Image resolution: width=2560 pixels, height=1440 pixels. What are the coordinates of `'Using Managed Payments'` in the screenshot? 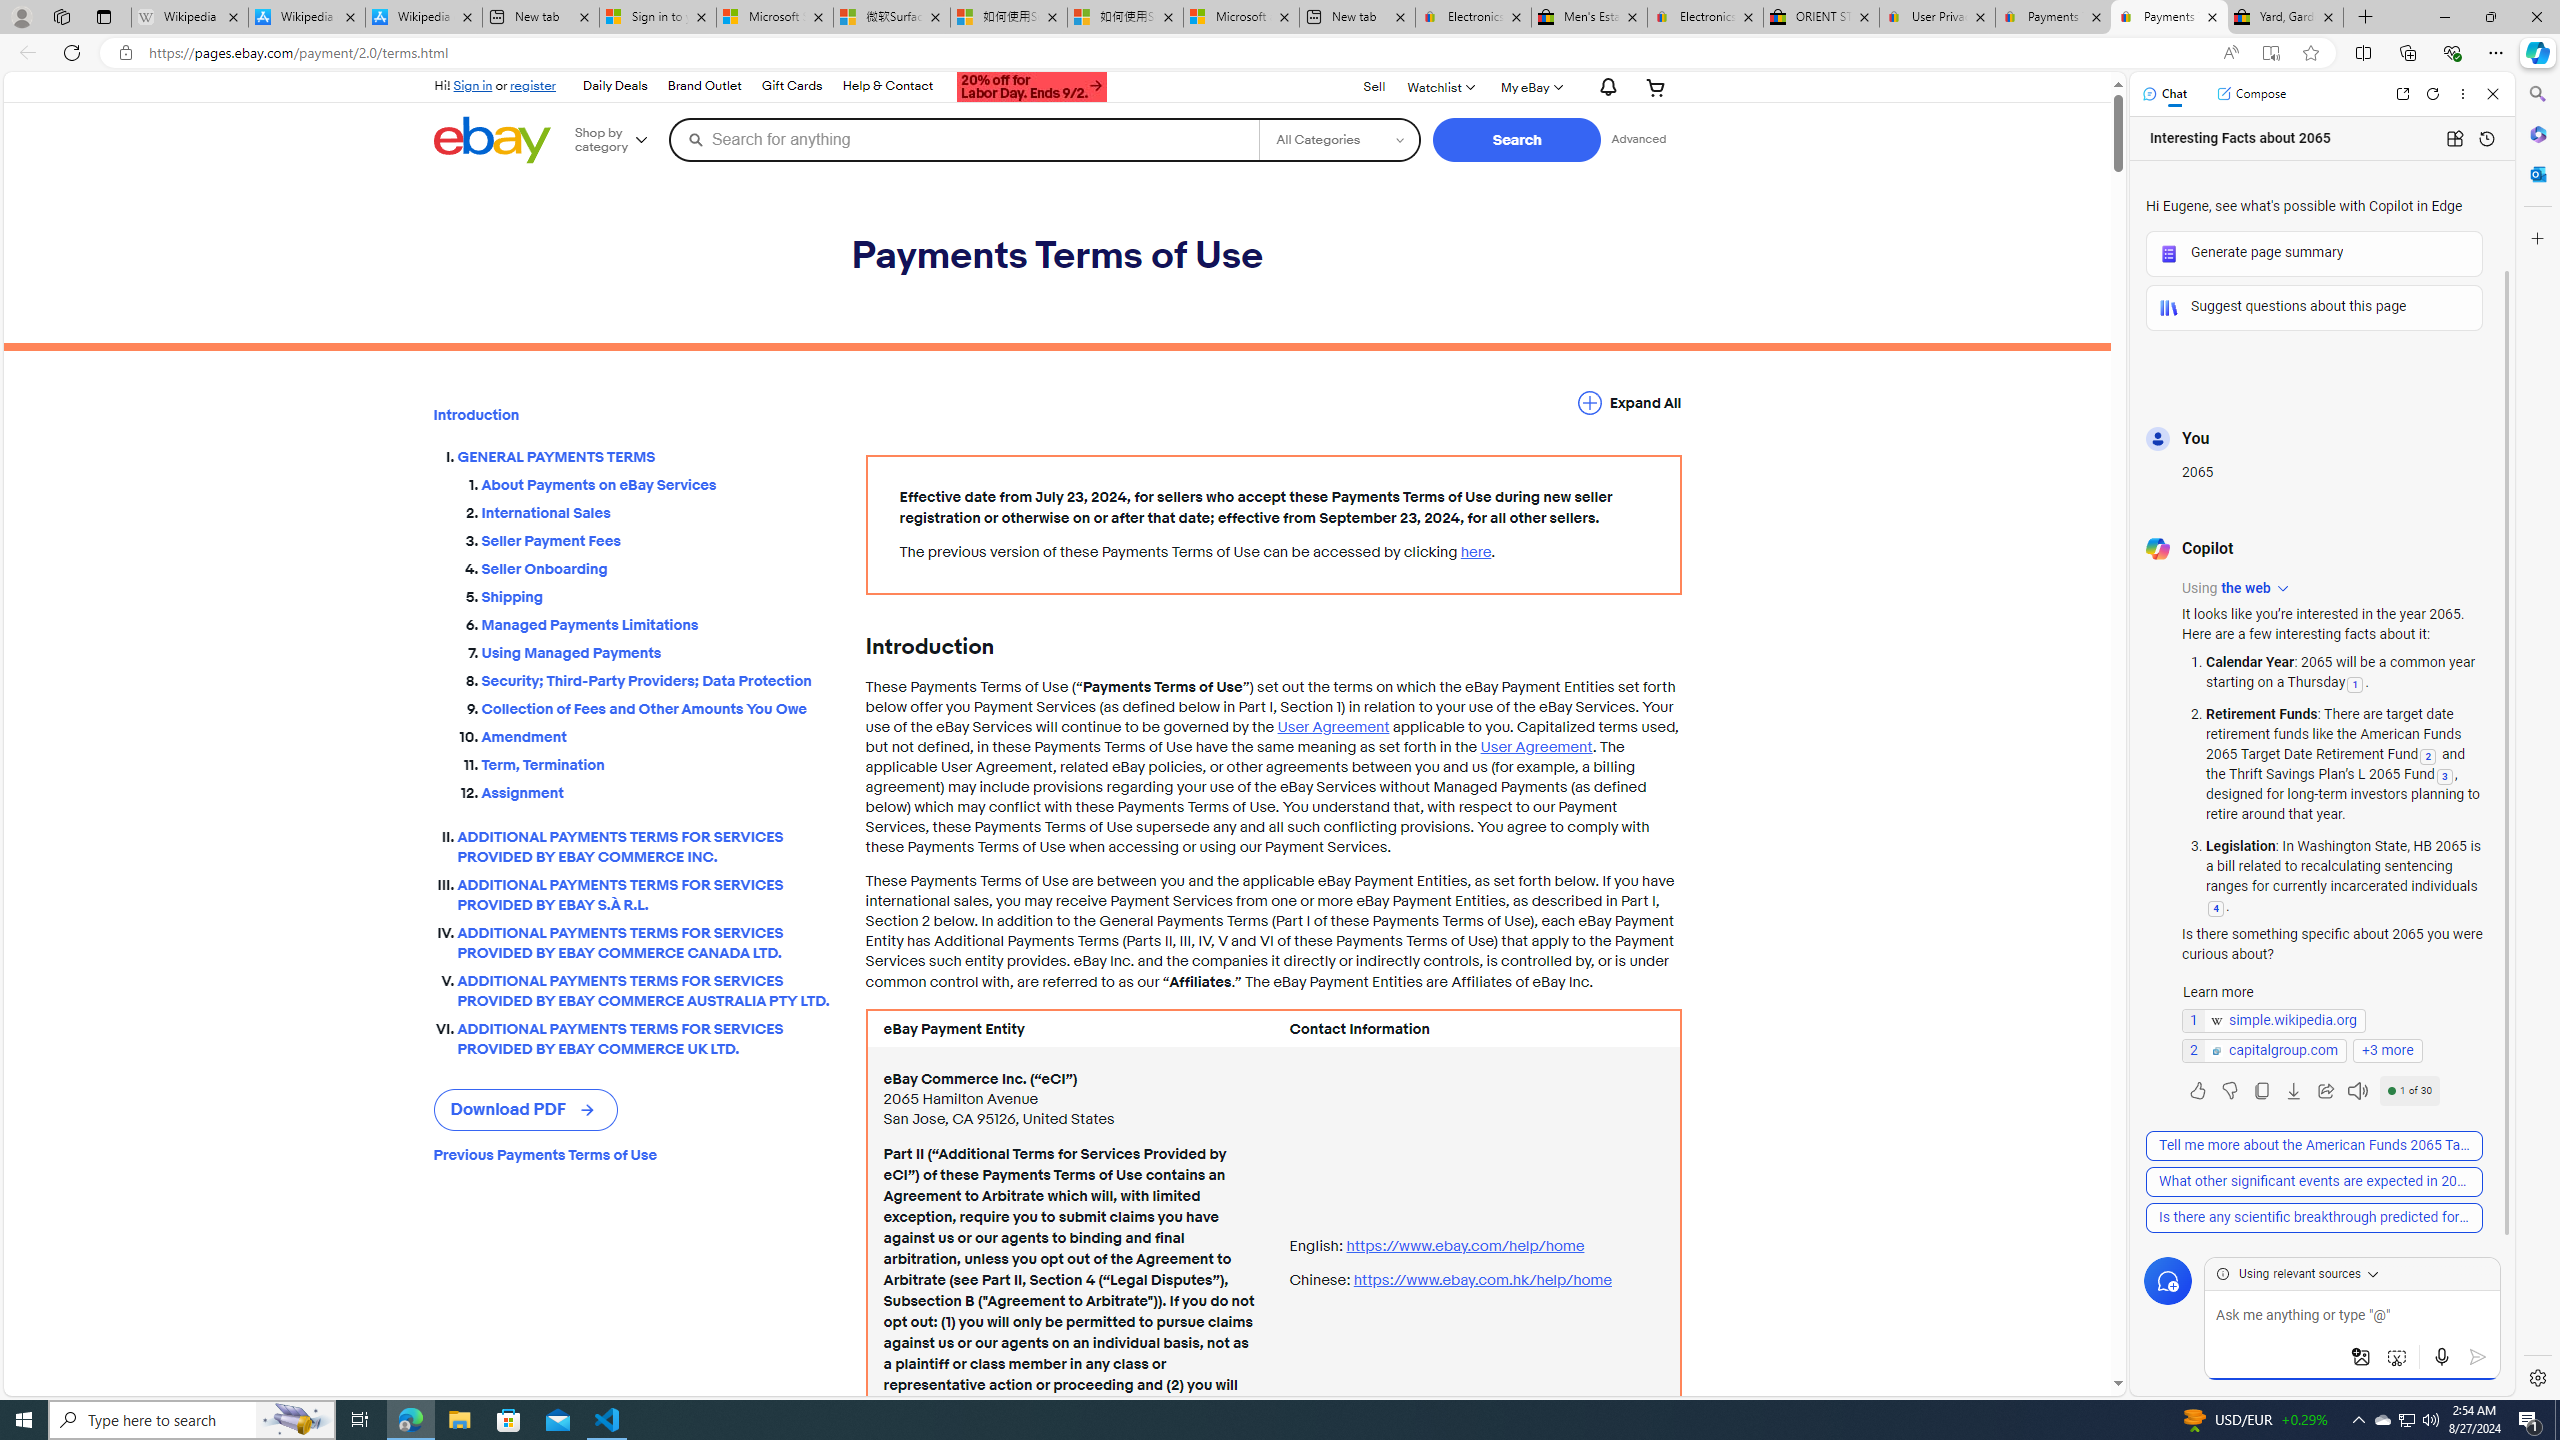 It's located at (656, 652).